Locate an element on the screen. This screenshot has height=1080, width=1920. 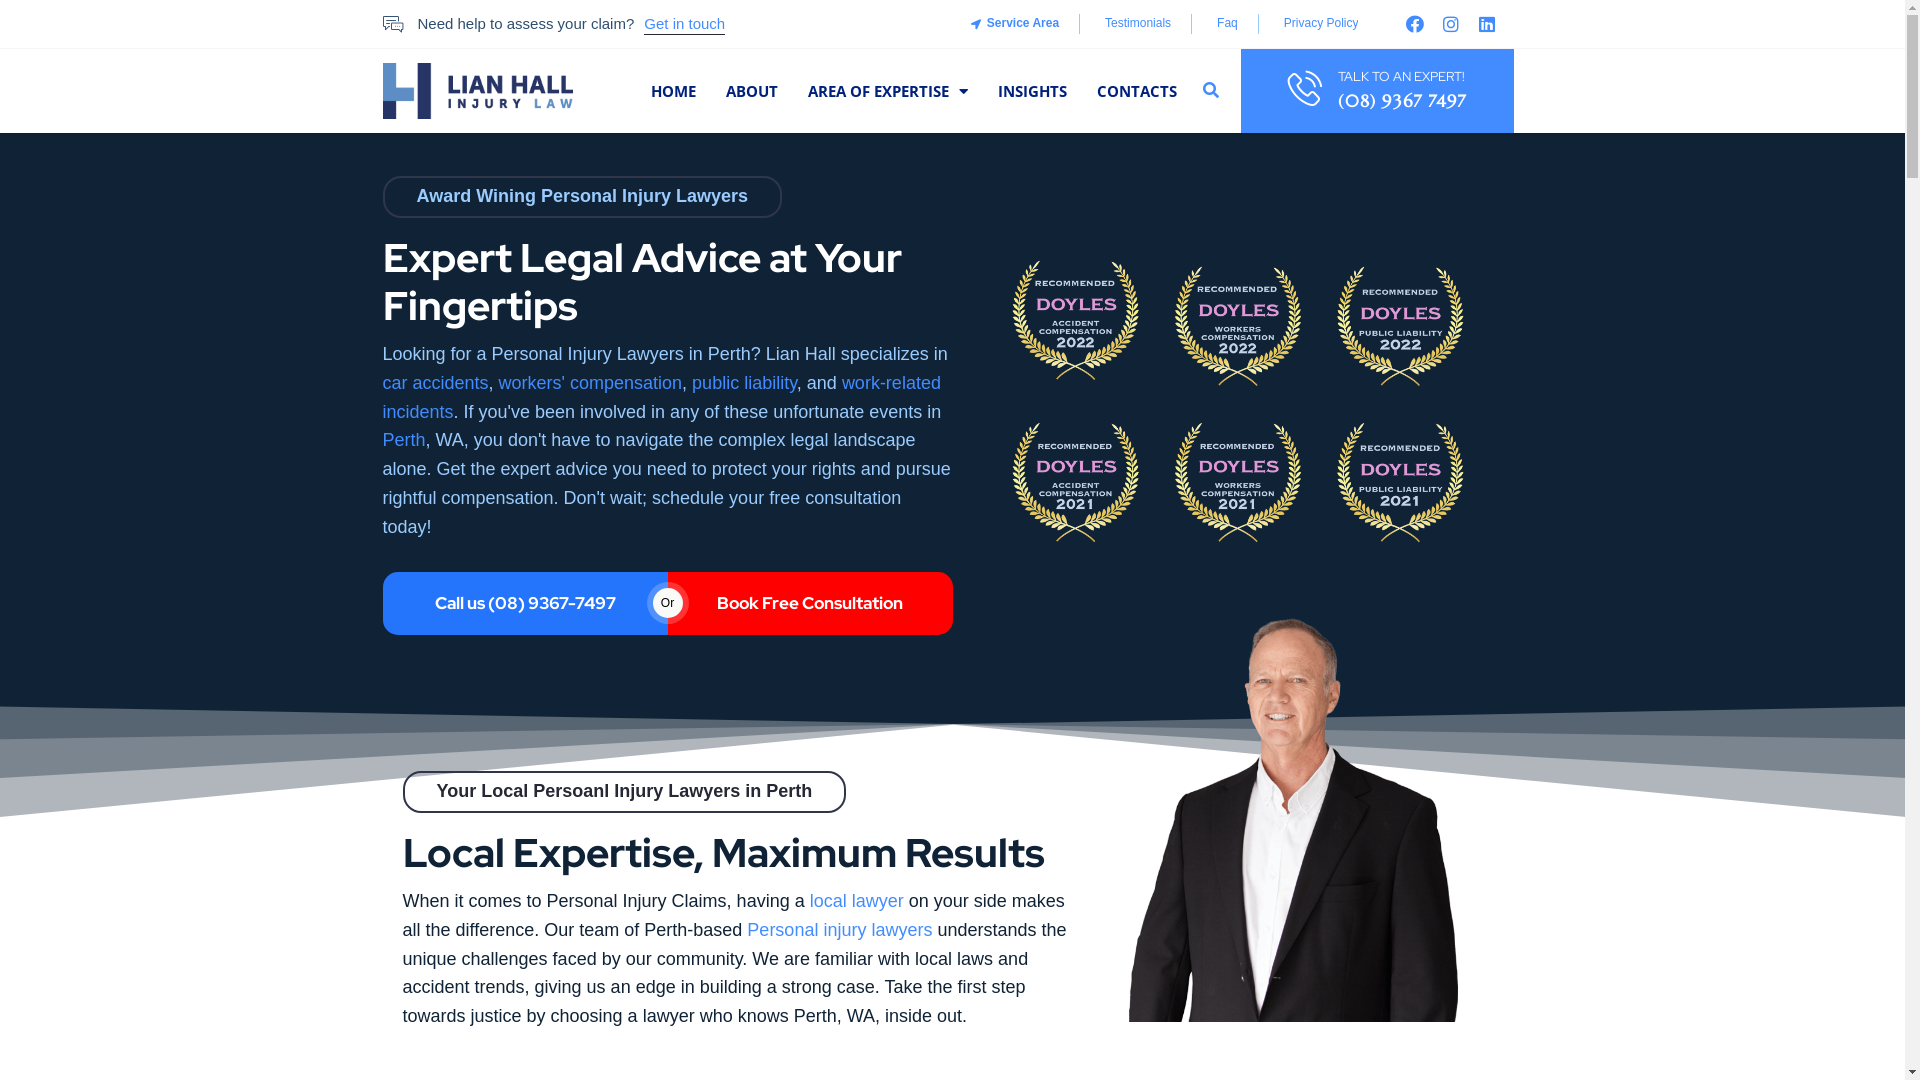
'public liability' is located at coordinates (743, 382).